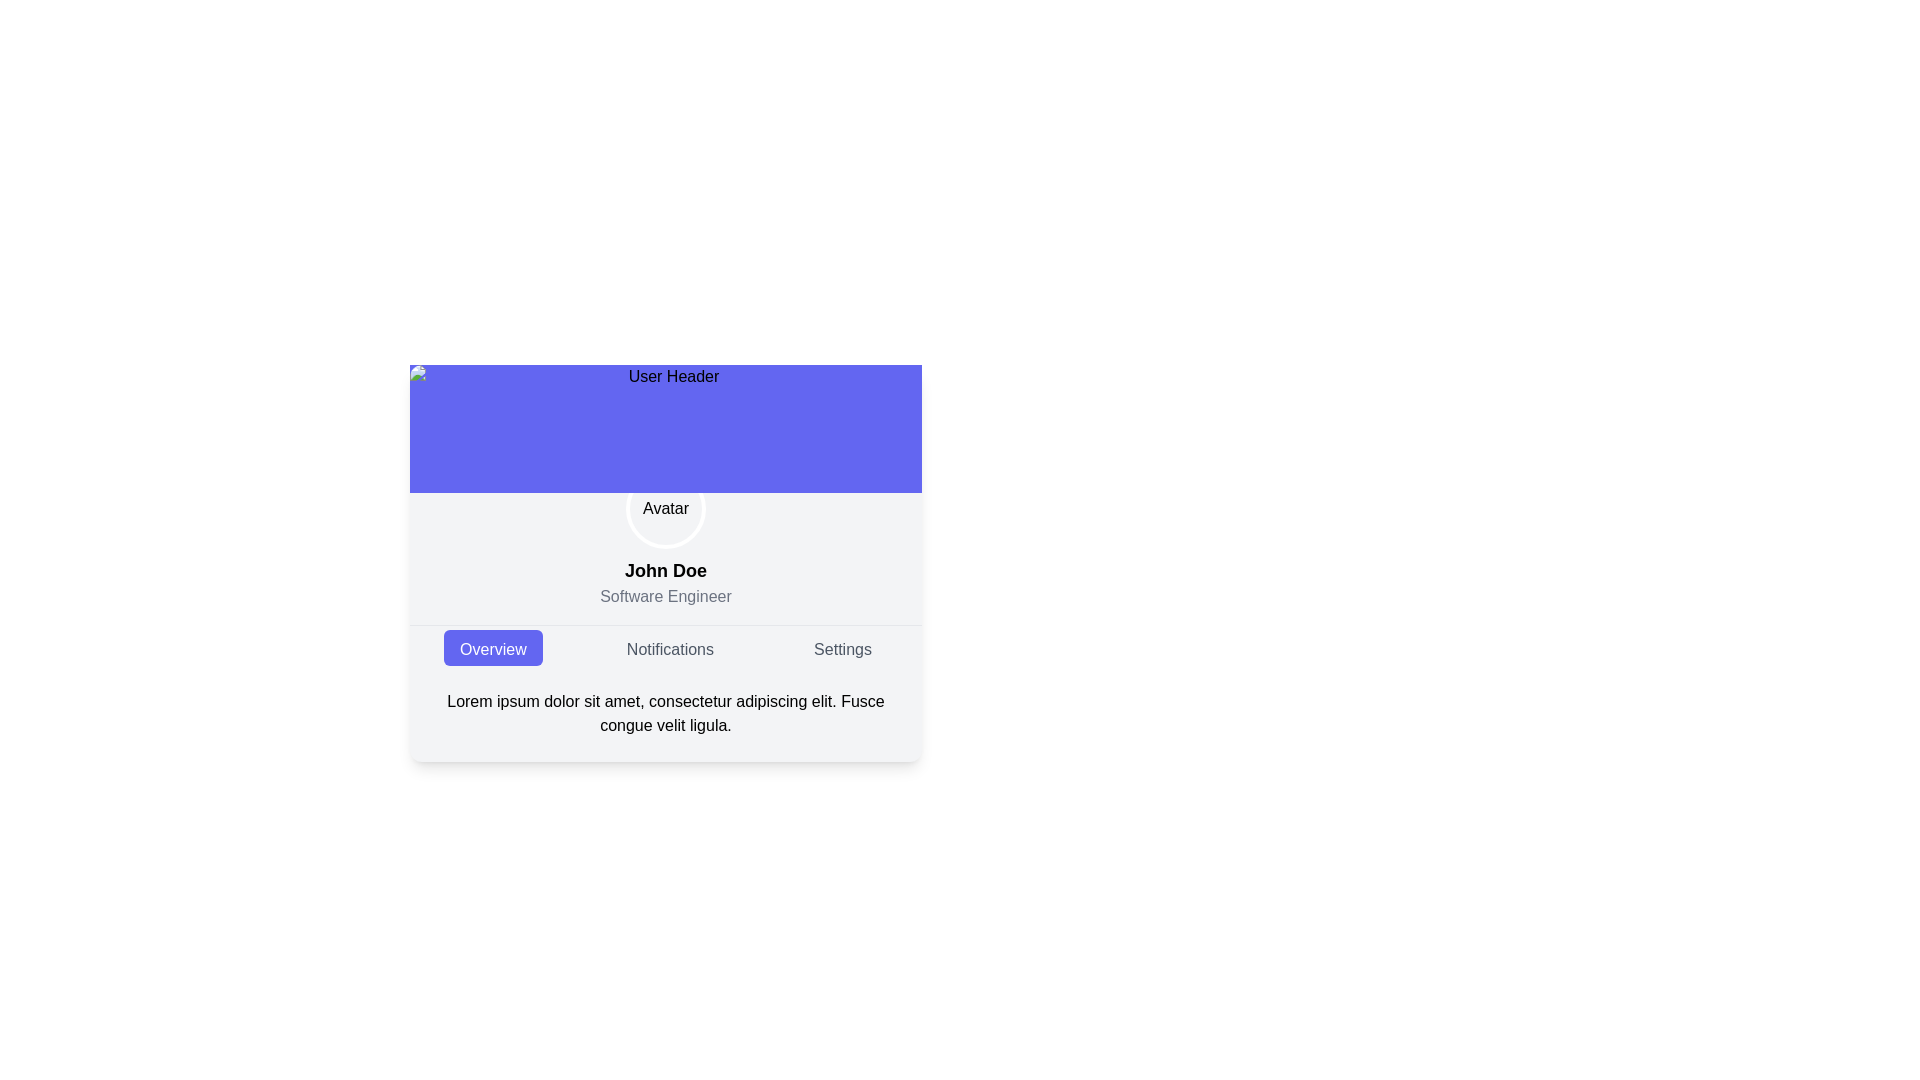  Describe the element at coordinates (670, 648) in the screenshot. I see `the 'Notifications' text label located in the middle of the horizontal menu bar at the bottom of the user card component` at that location.